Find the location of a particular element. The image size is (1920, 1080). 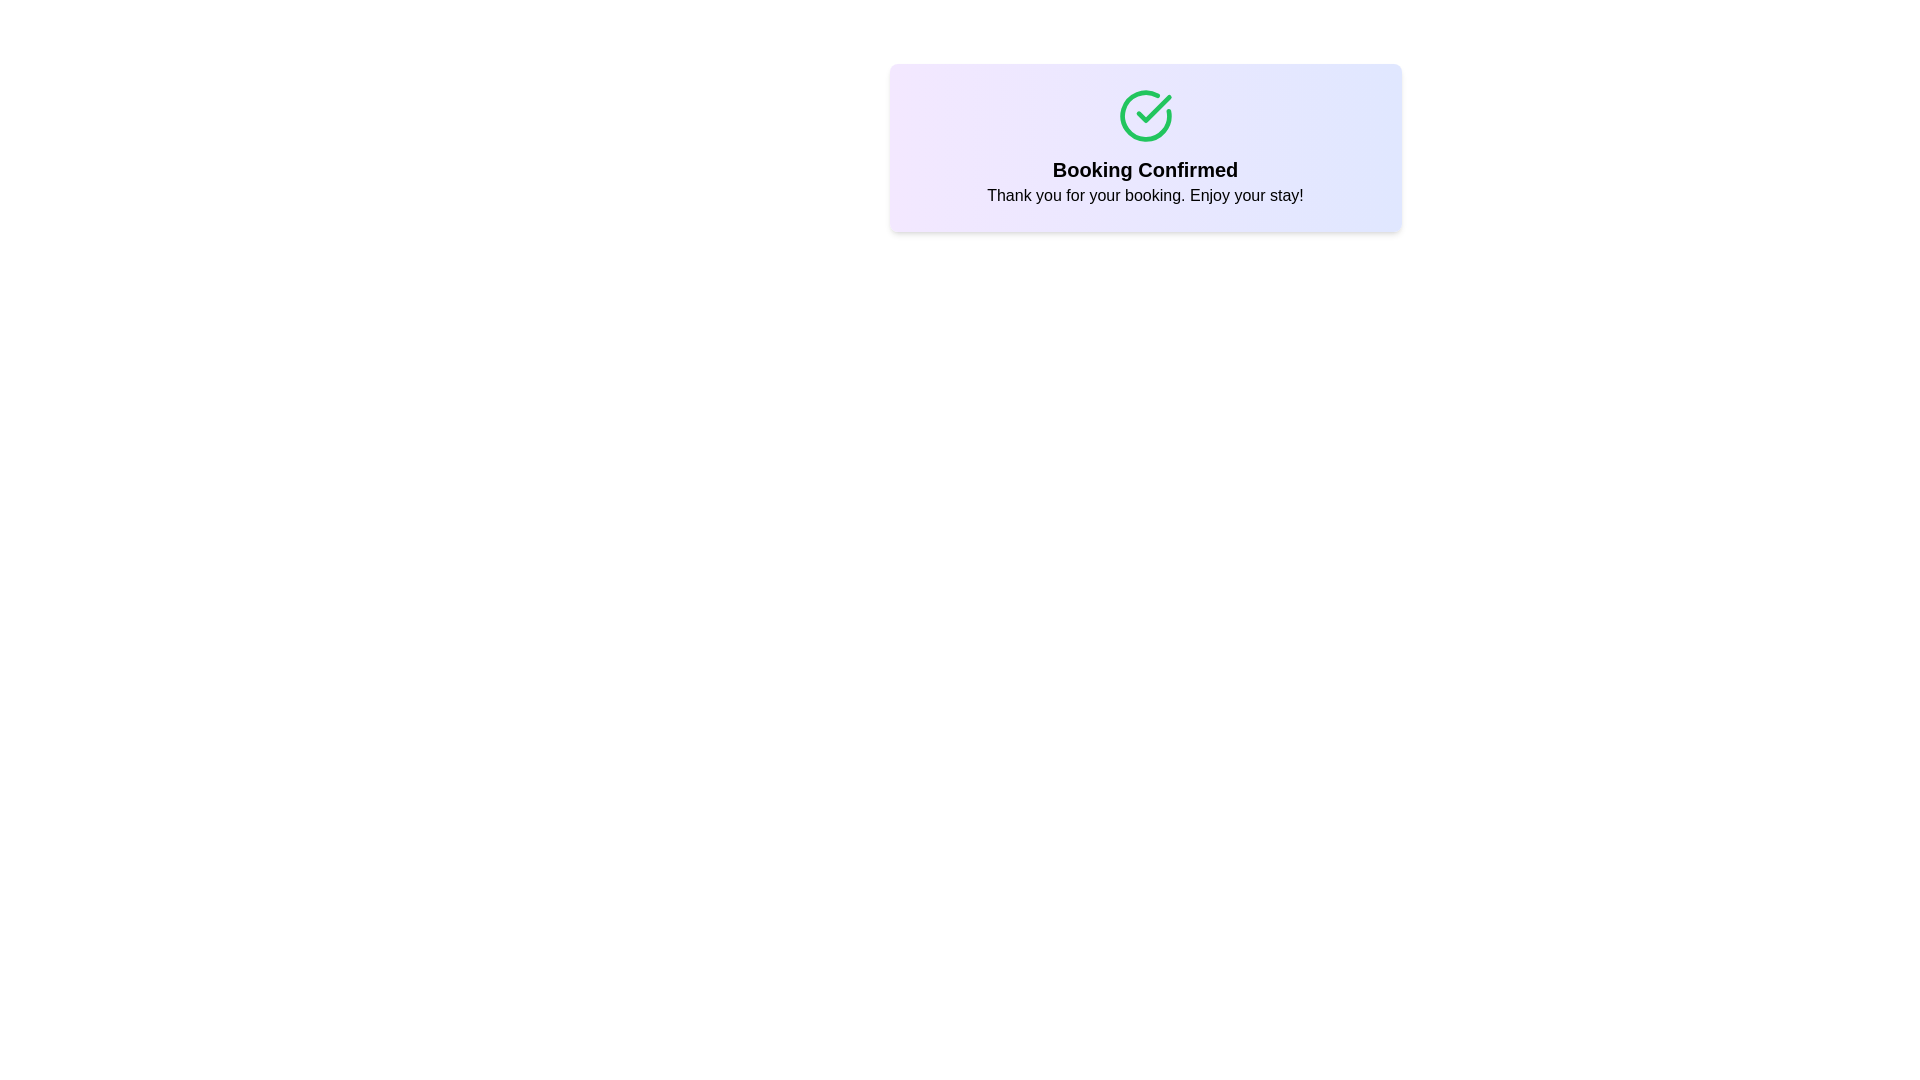

the visual confirmation icon located at the top-center area above the 'Booking Confirmed' text to refer to its meaning of successful action or booking is located at coordinates (1145, 115).